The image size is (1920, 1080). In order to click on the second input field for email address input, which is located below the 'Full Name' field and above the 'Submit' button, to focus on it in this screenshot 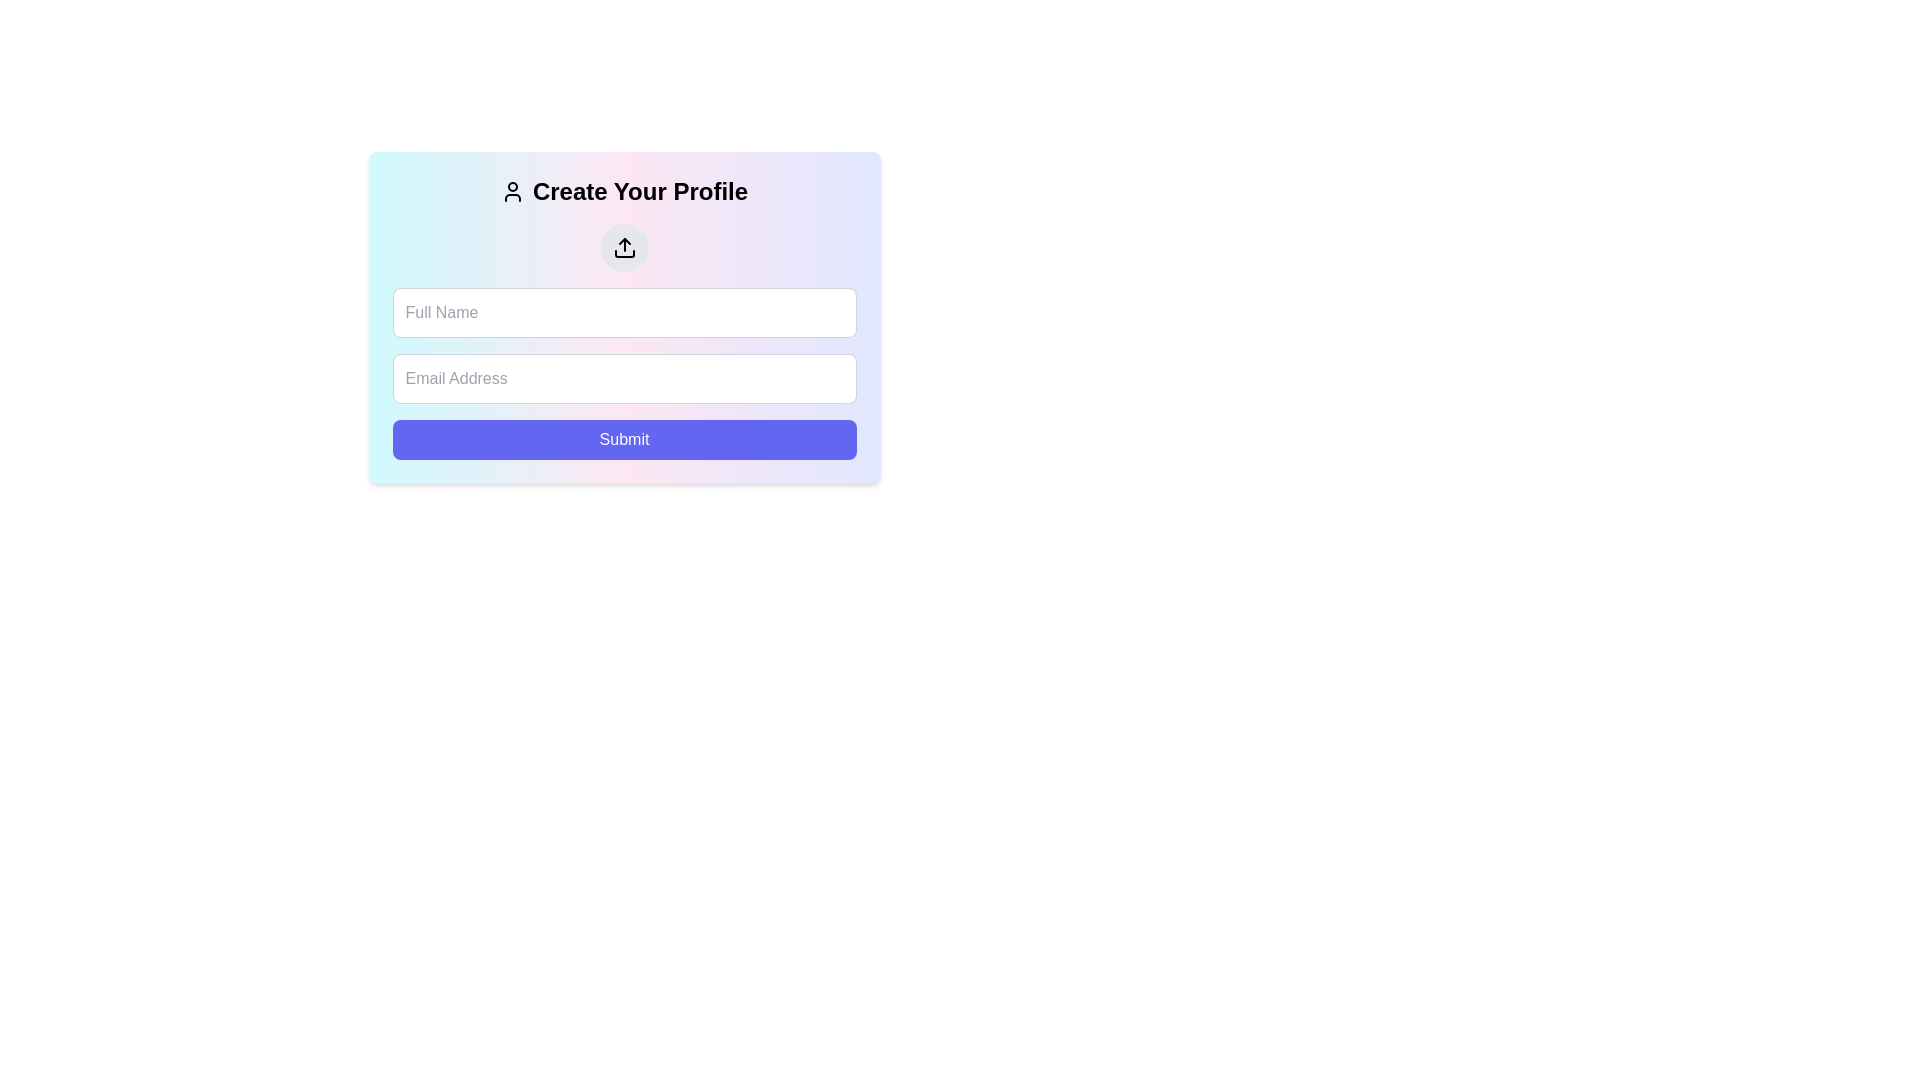, I will do `click(623, 378)`.